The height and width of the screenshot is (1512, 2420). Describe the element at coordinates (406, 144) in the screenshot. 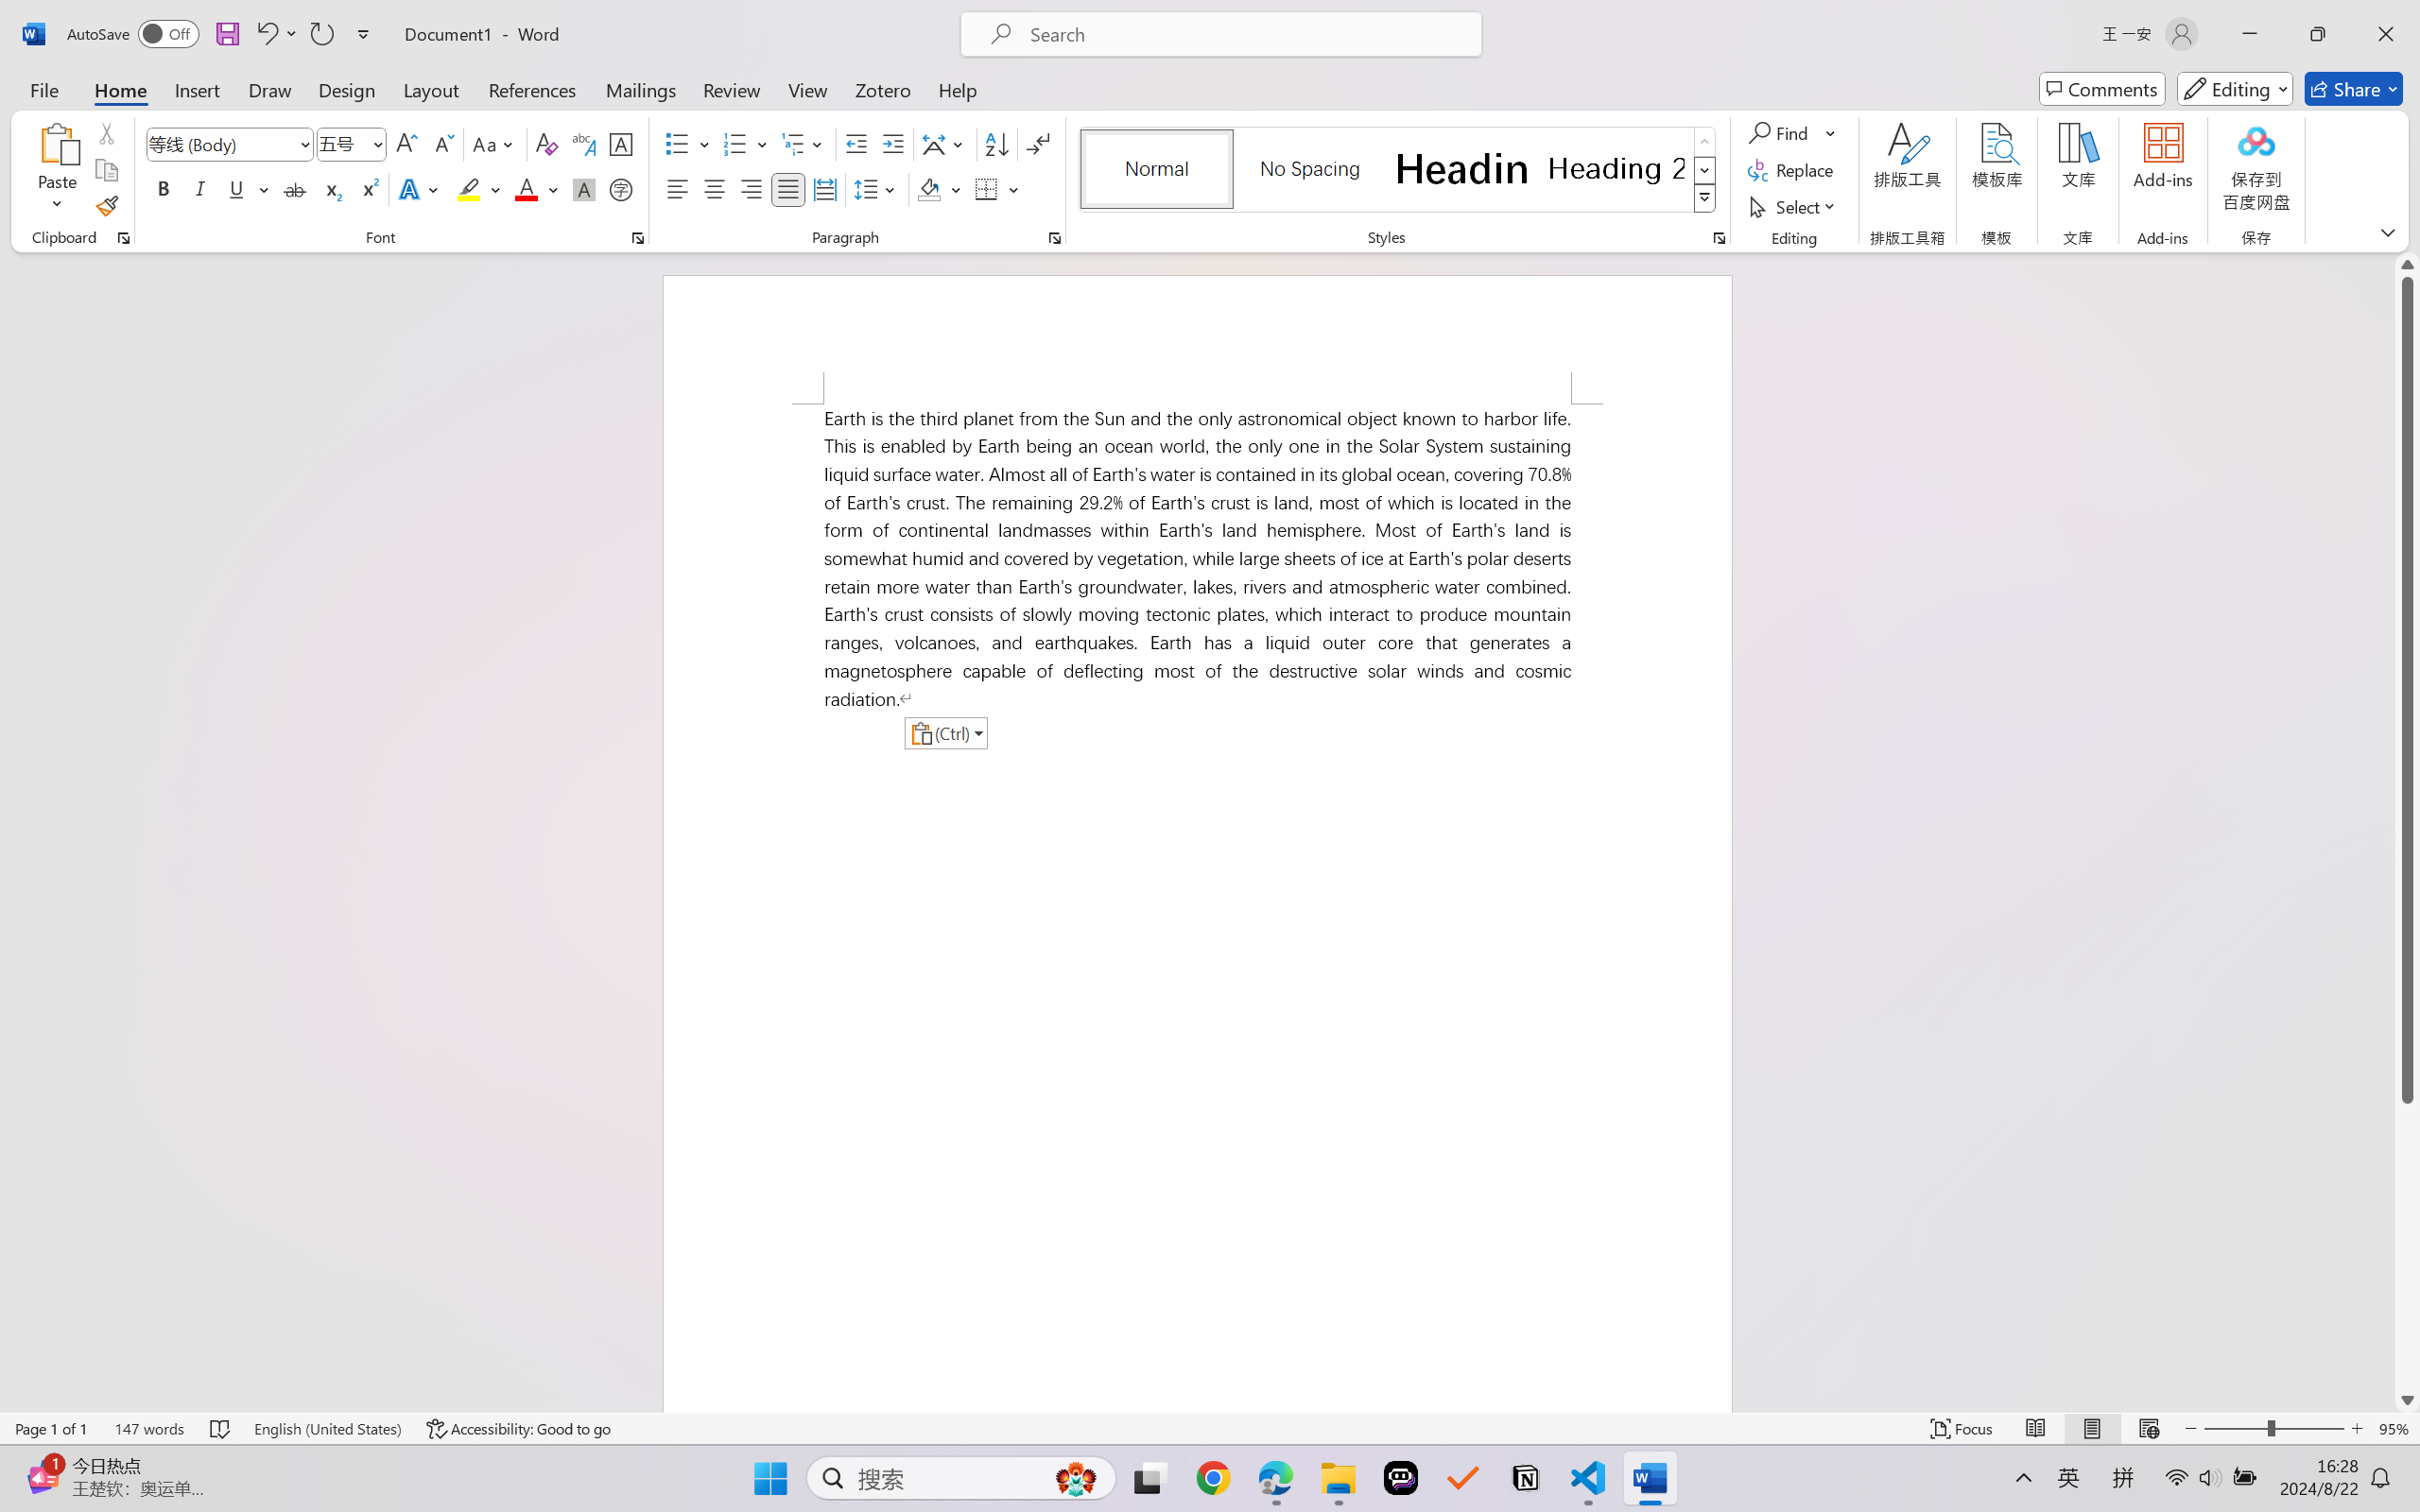

I see `'Grow Font'` at that location.